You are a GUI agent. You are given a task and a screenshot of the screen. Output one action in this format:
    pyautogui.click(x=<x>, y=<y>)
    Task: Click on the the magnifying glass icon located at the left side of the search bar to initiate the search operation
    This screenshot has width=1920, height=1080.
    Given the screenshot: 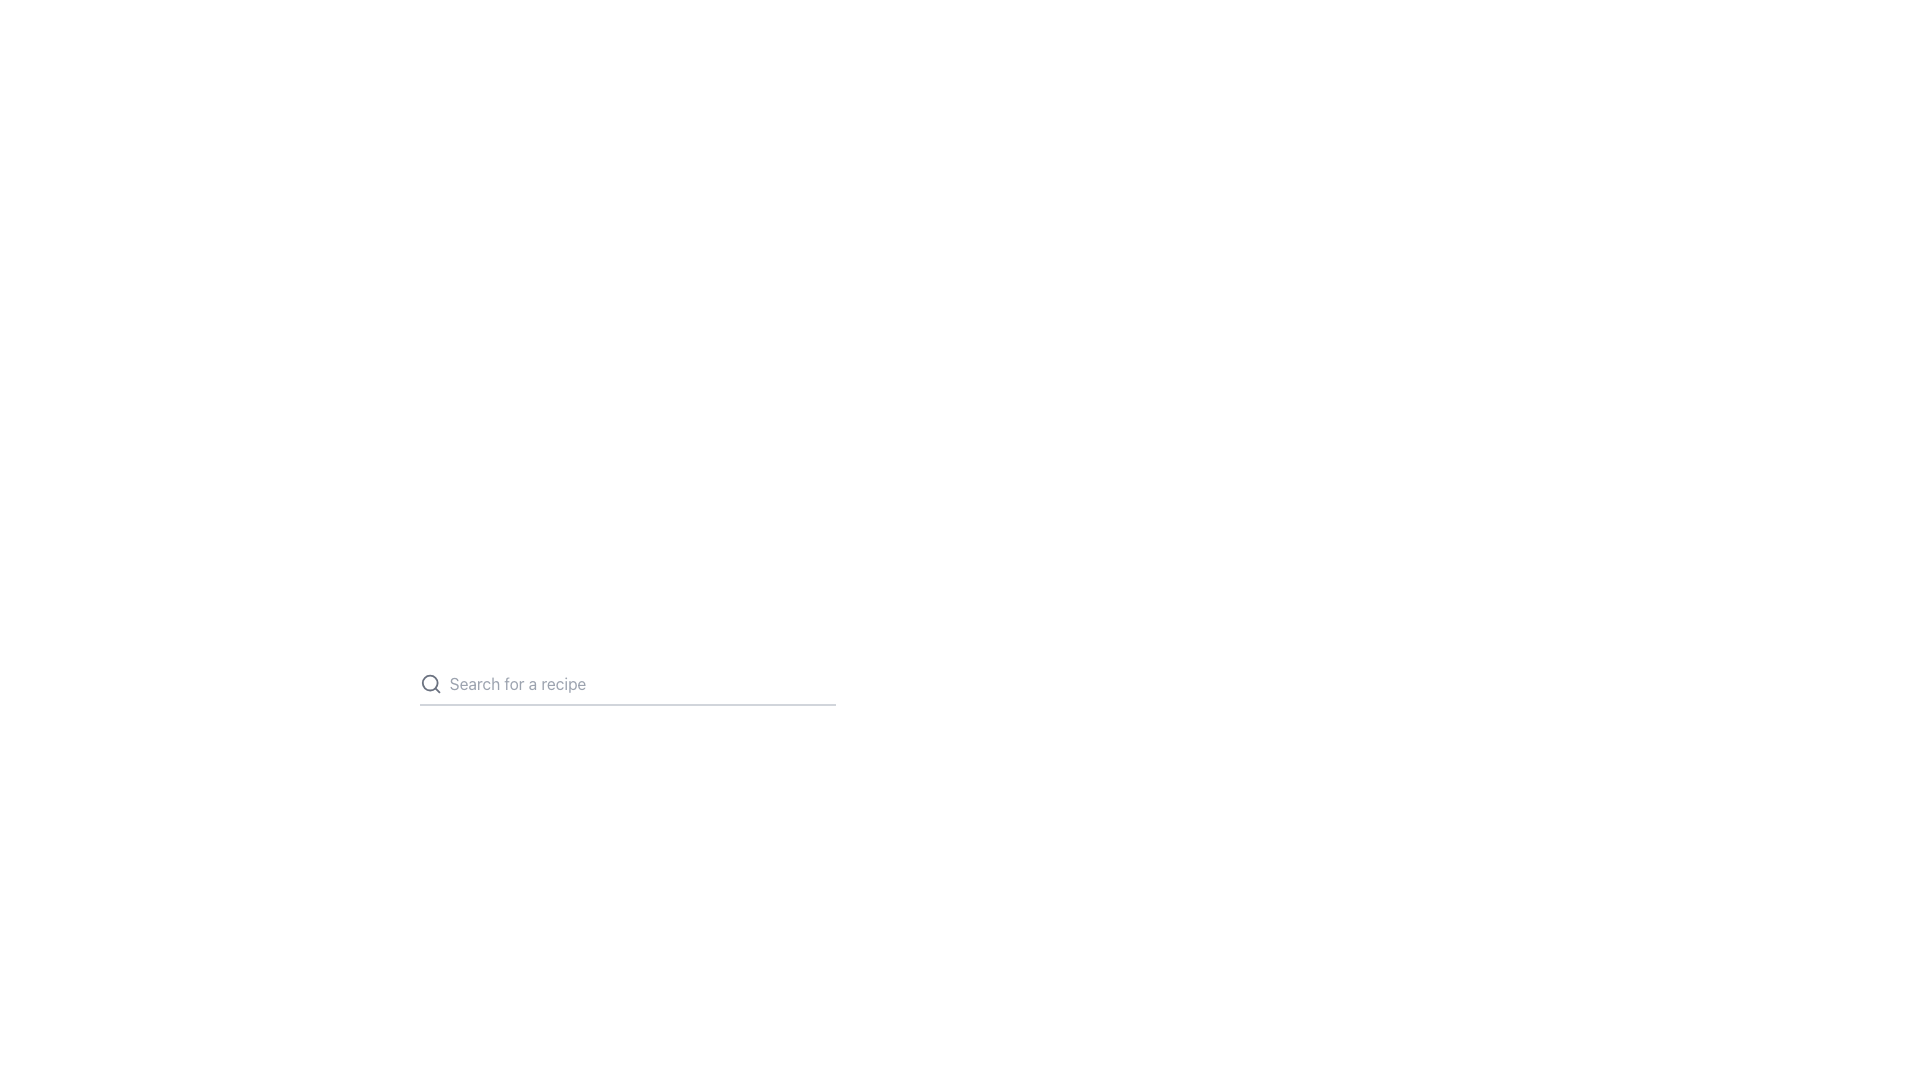 What is the action you would take?
    pyautogui.click(x=429, y=682)
    